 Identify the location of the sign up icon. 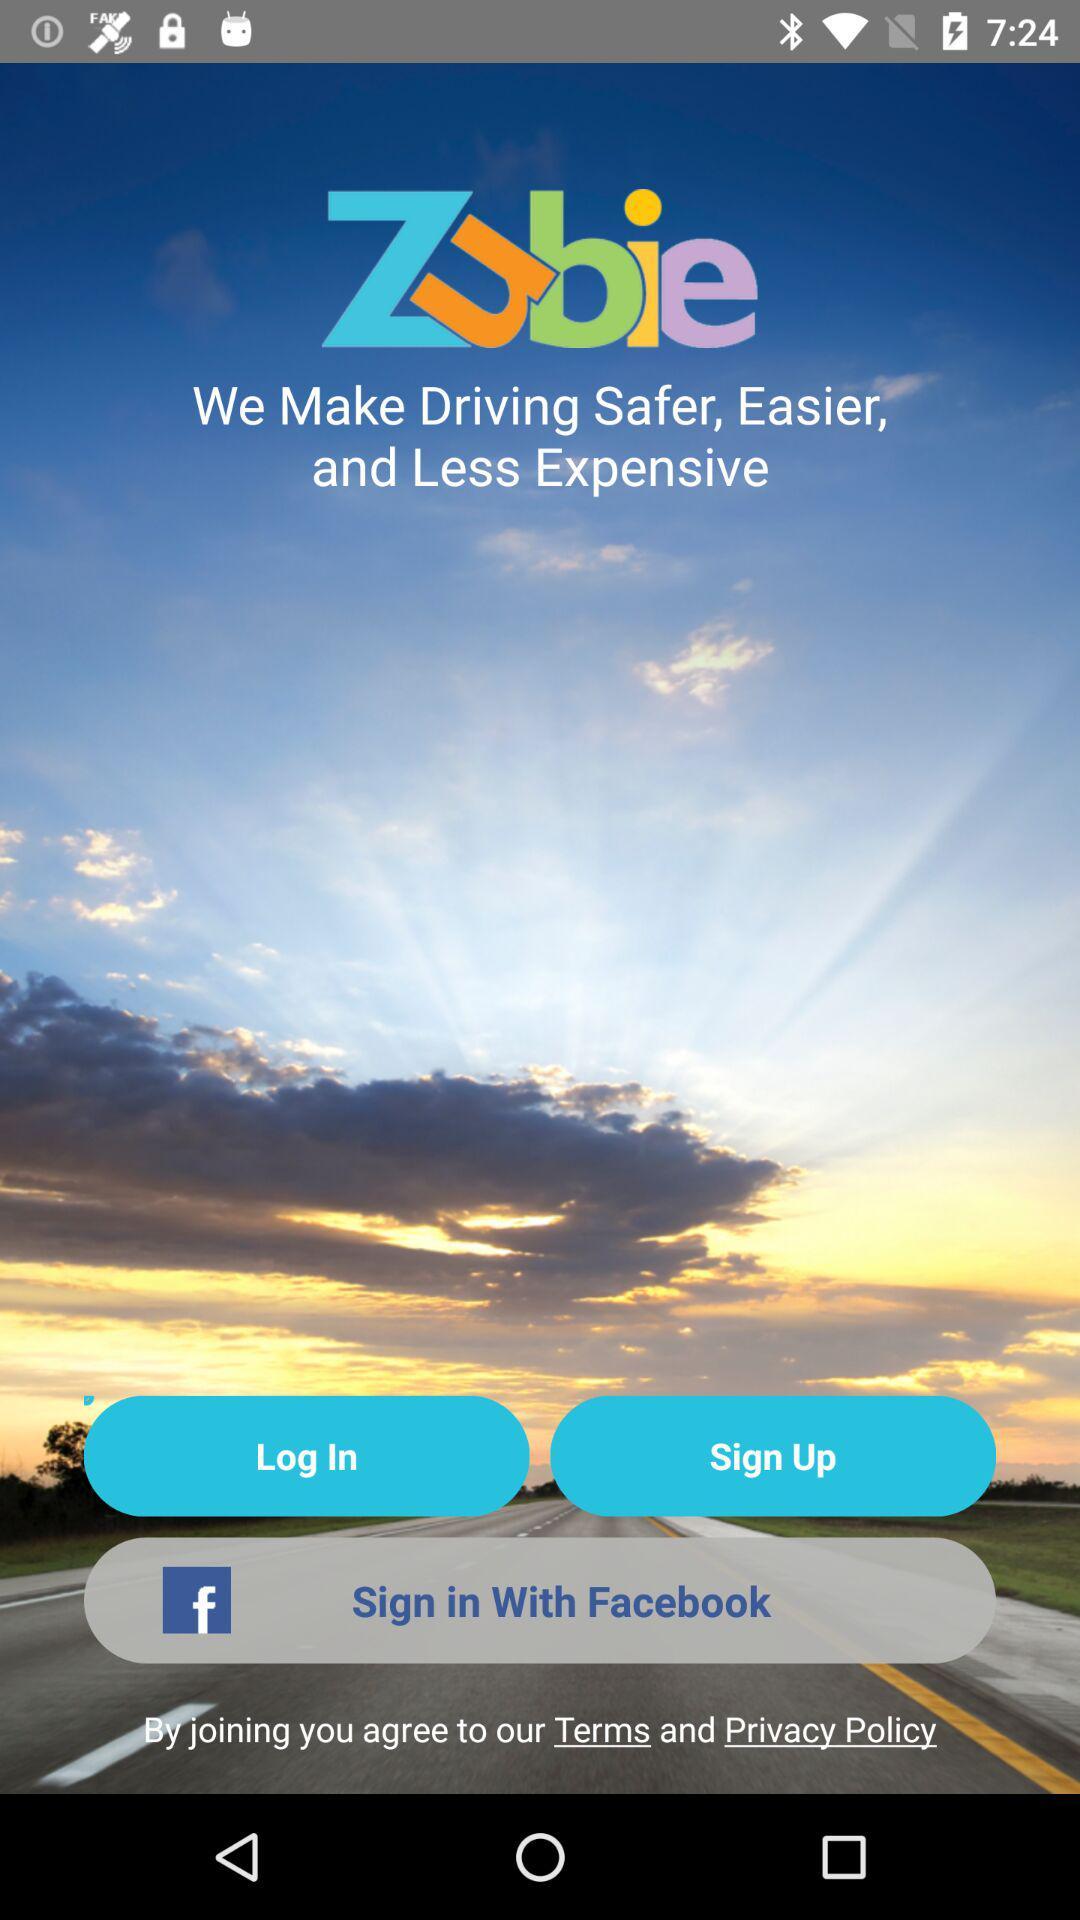
(772, 1456).